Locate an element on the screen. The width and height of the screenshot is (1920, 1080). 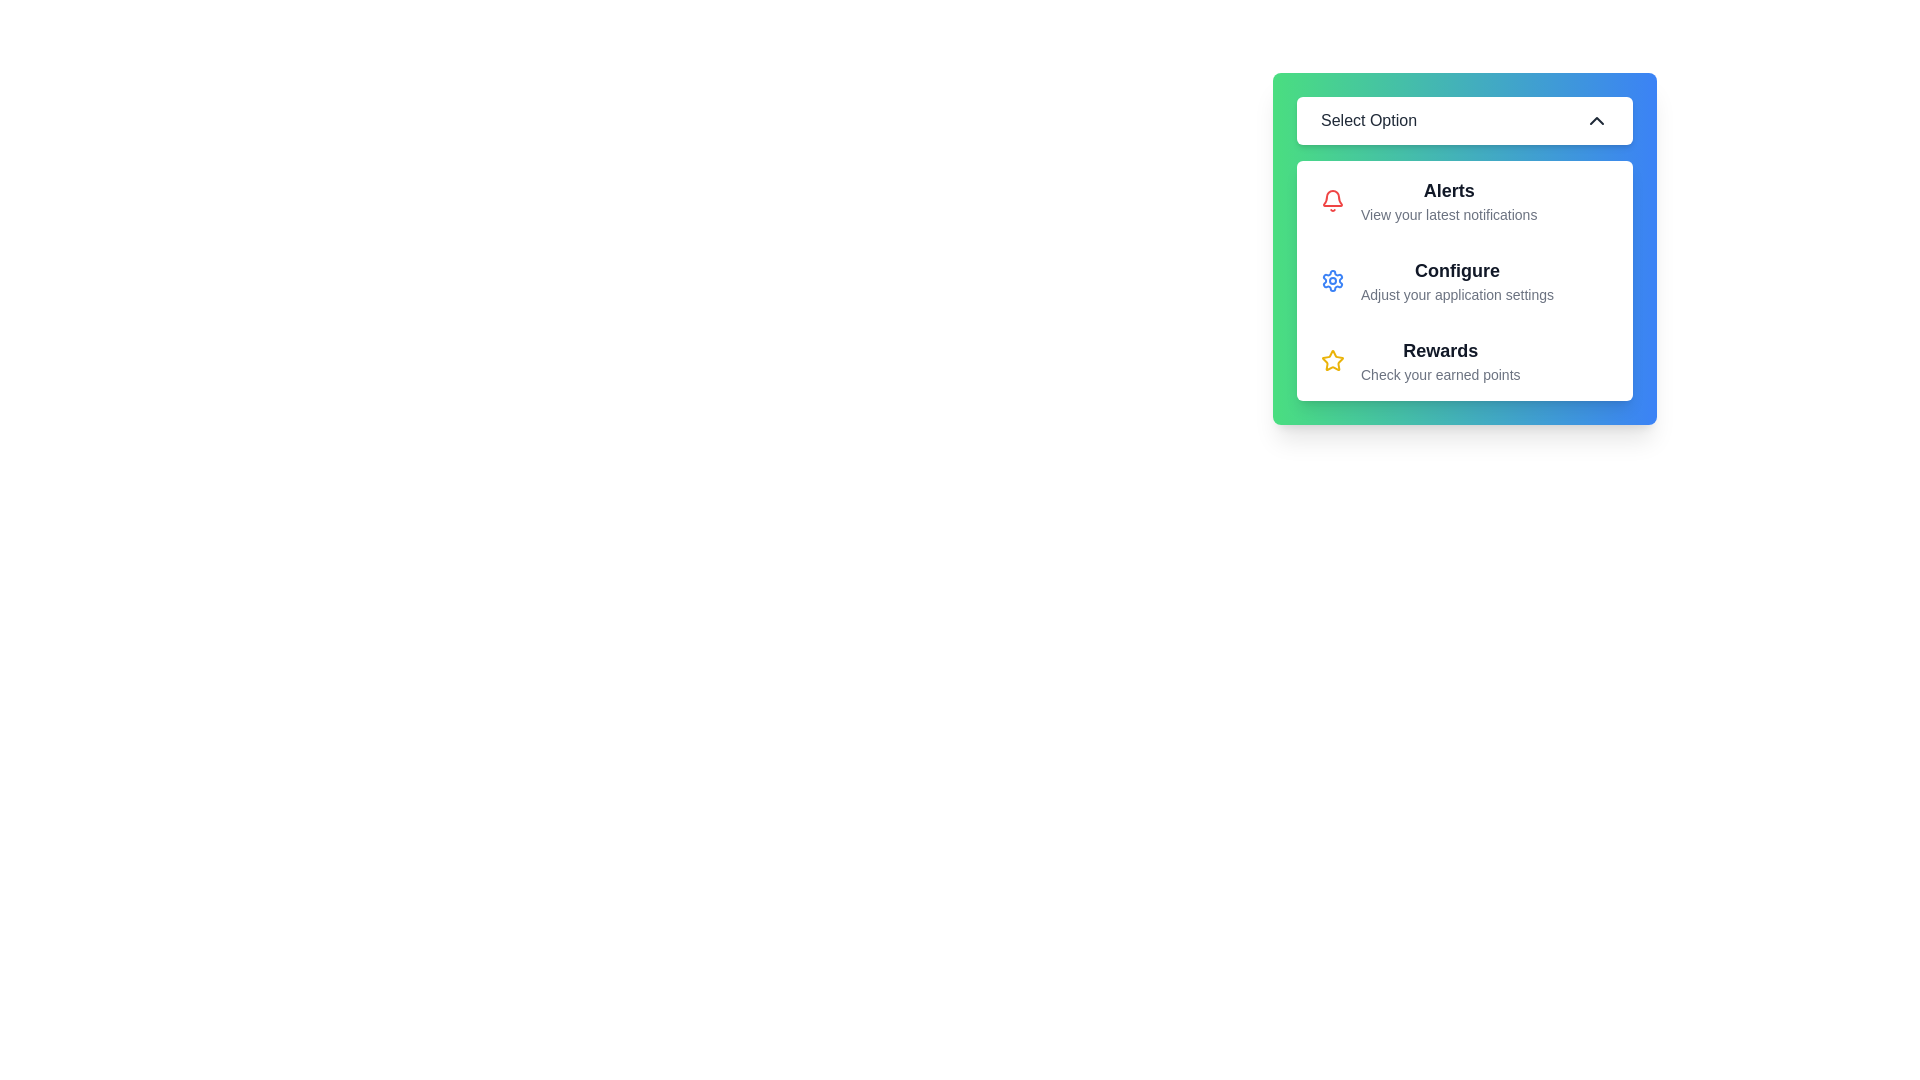
the descriptive text label located under the 'Alerts' section in the dropdown menu, positioned to the right of the bell icon is located at coordinates (1449, 215).